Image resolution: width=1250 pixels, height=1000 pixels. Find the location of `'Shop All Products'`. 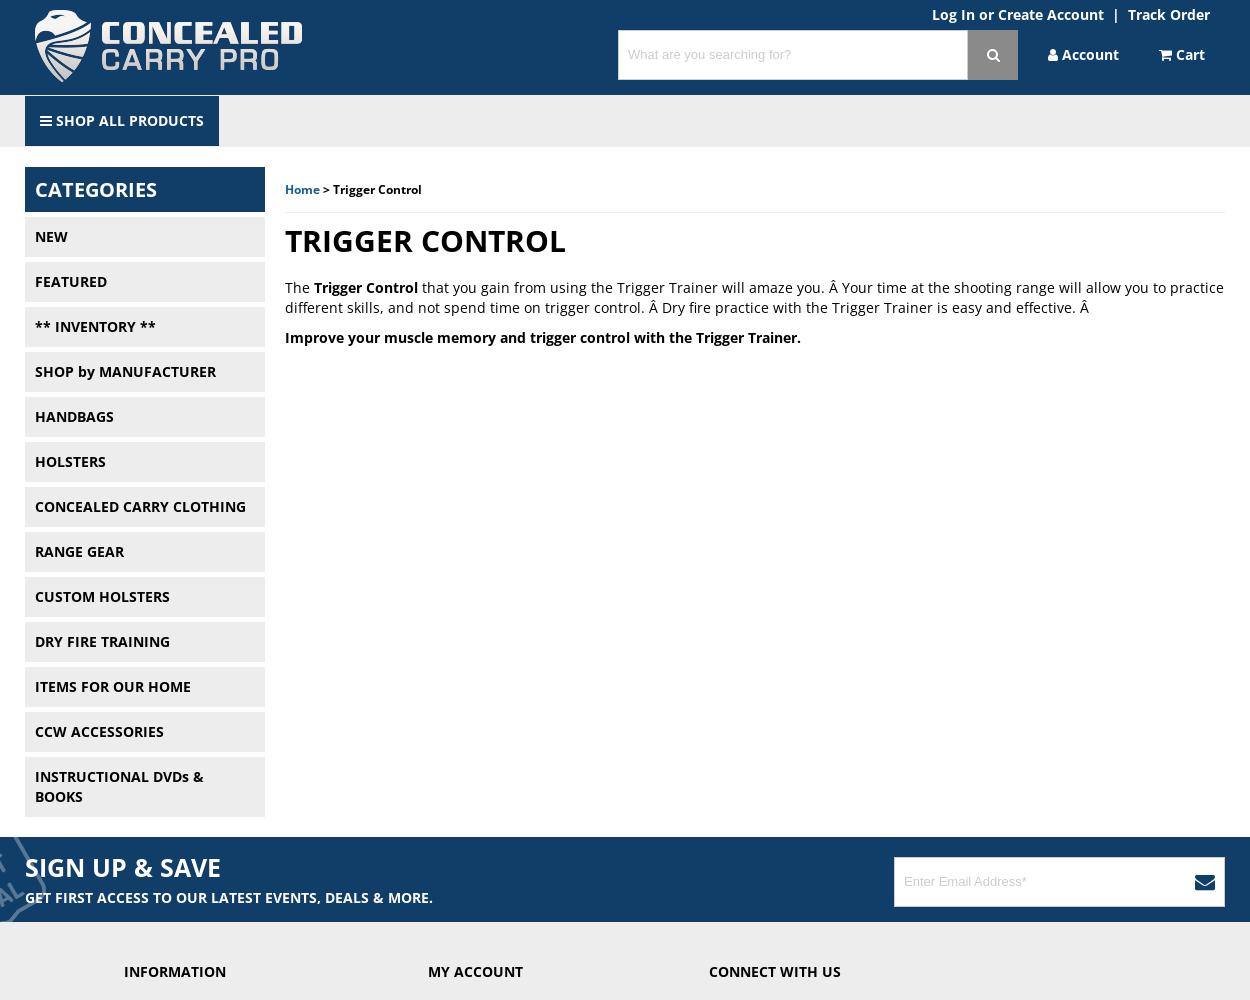

'Shop All Products' is located at coordinates (52, 119).